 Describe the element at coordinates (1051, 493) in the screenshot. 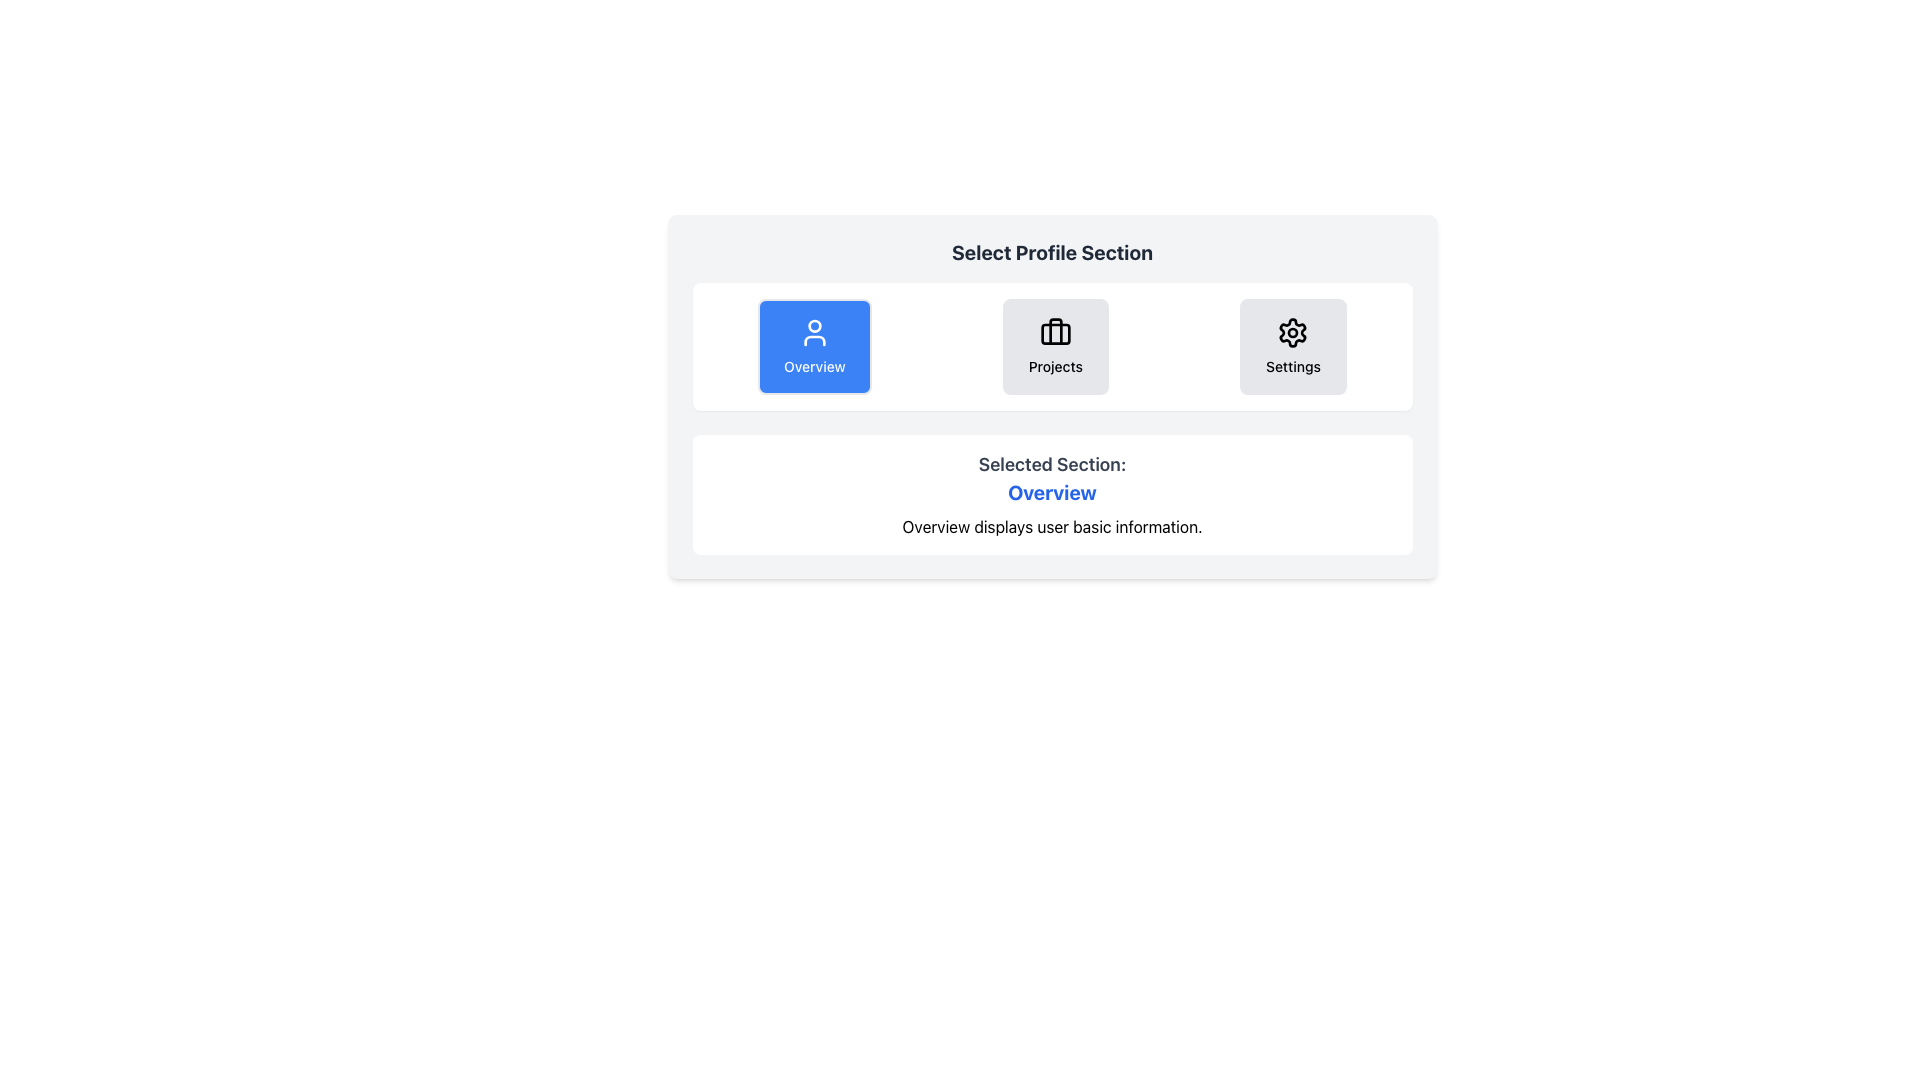

I see `the heading label indicating the selected profile section, which is positioned below 'Selected Section:' and above descriptive text, providing clarity about the active content` at that location.